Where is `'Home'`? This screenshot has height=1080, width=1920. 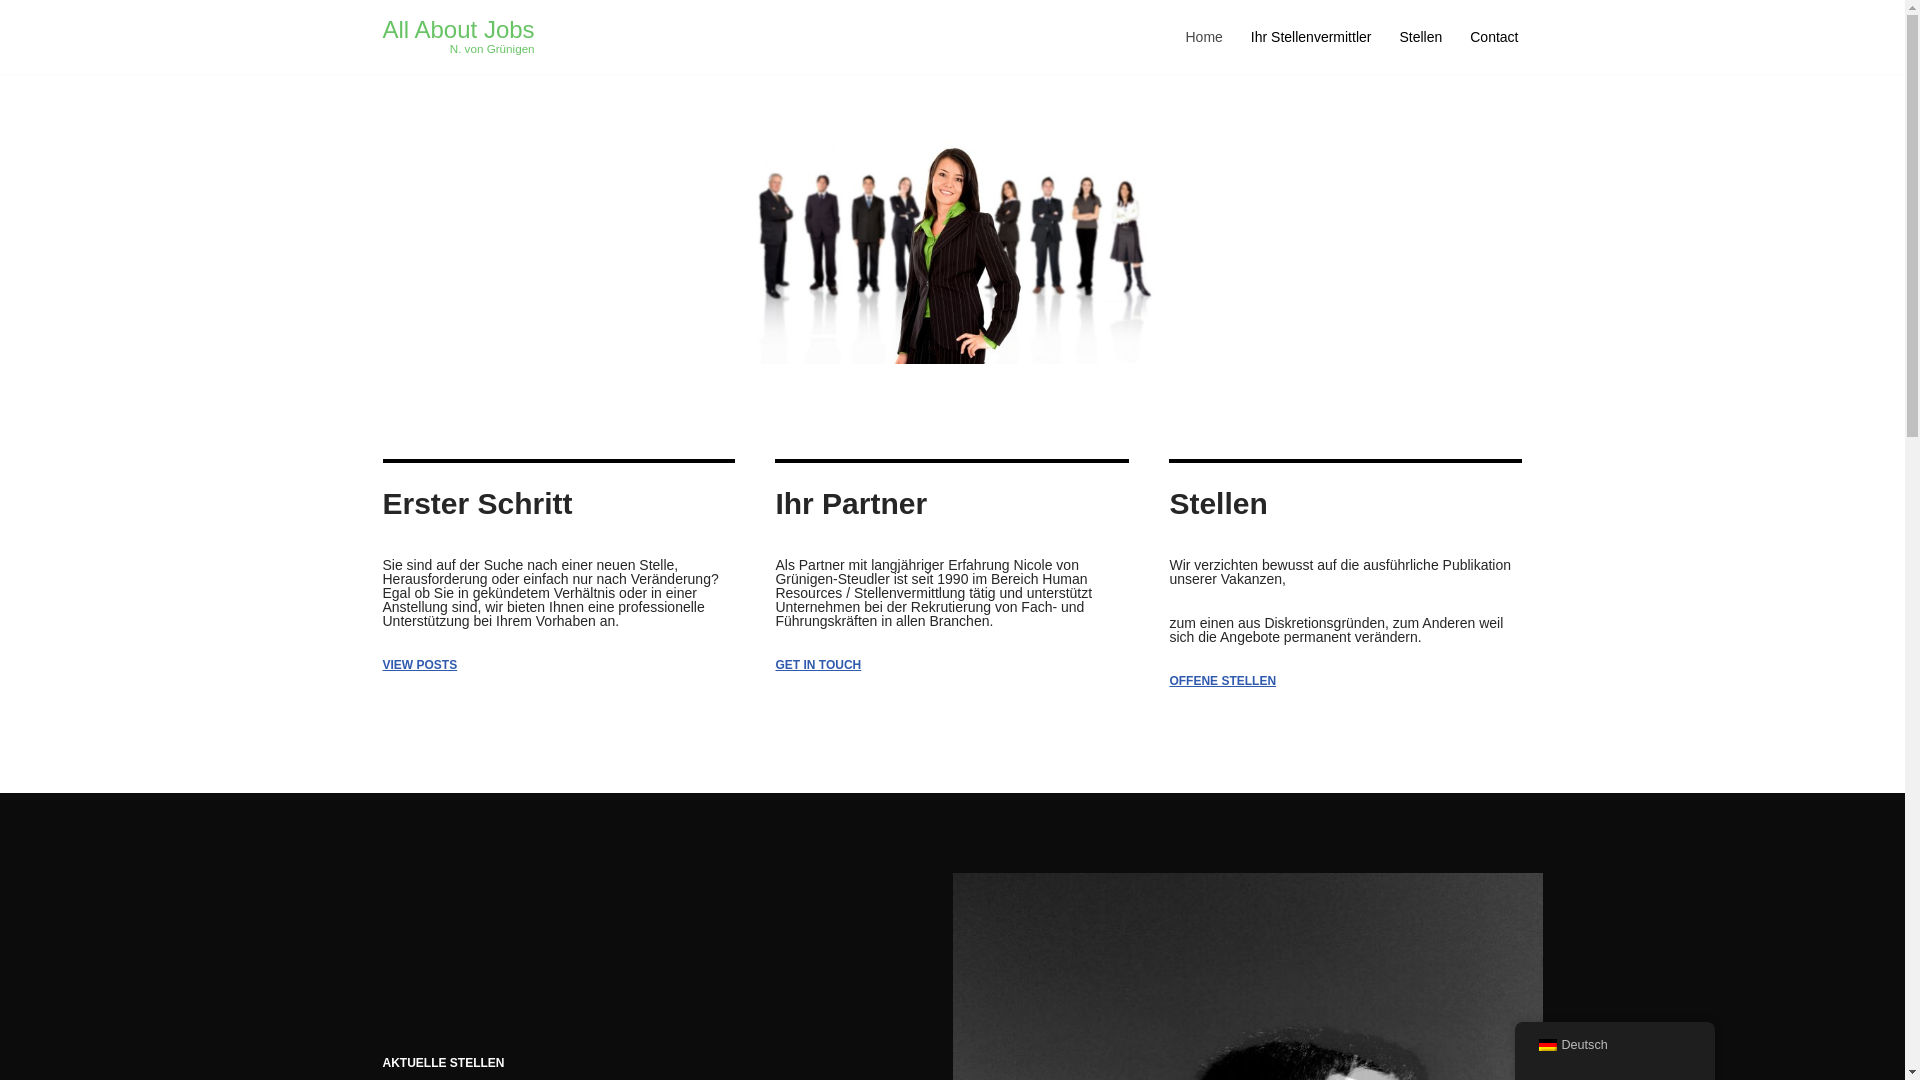 'Home' is located at coordinates (1202, 36).